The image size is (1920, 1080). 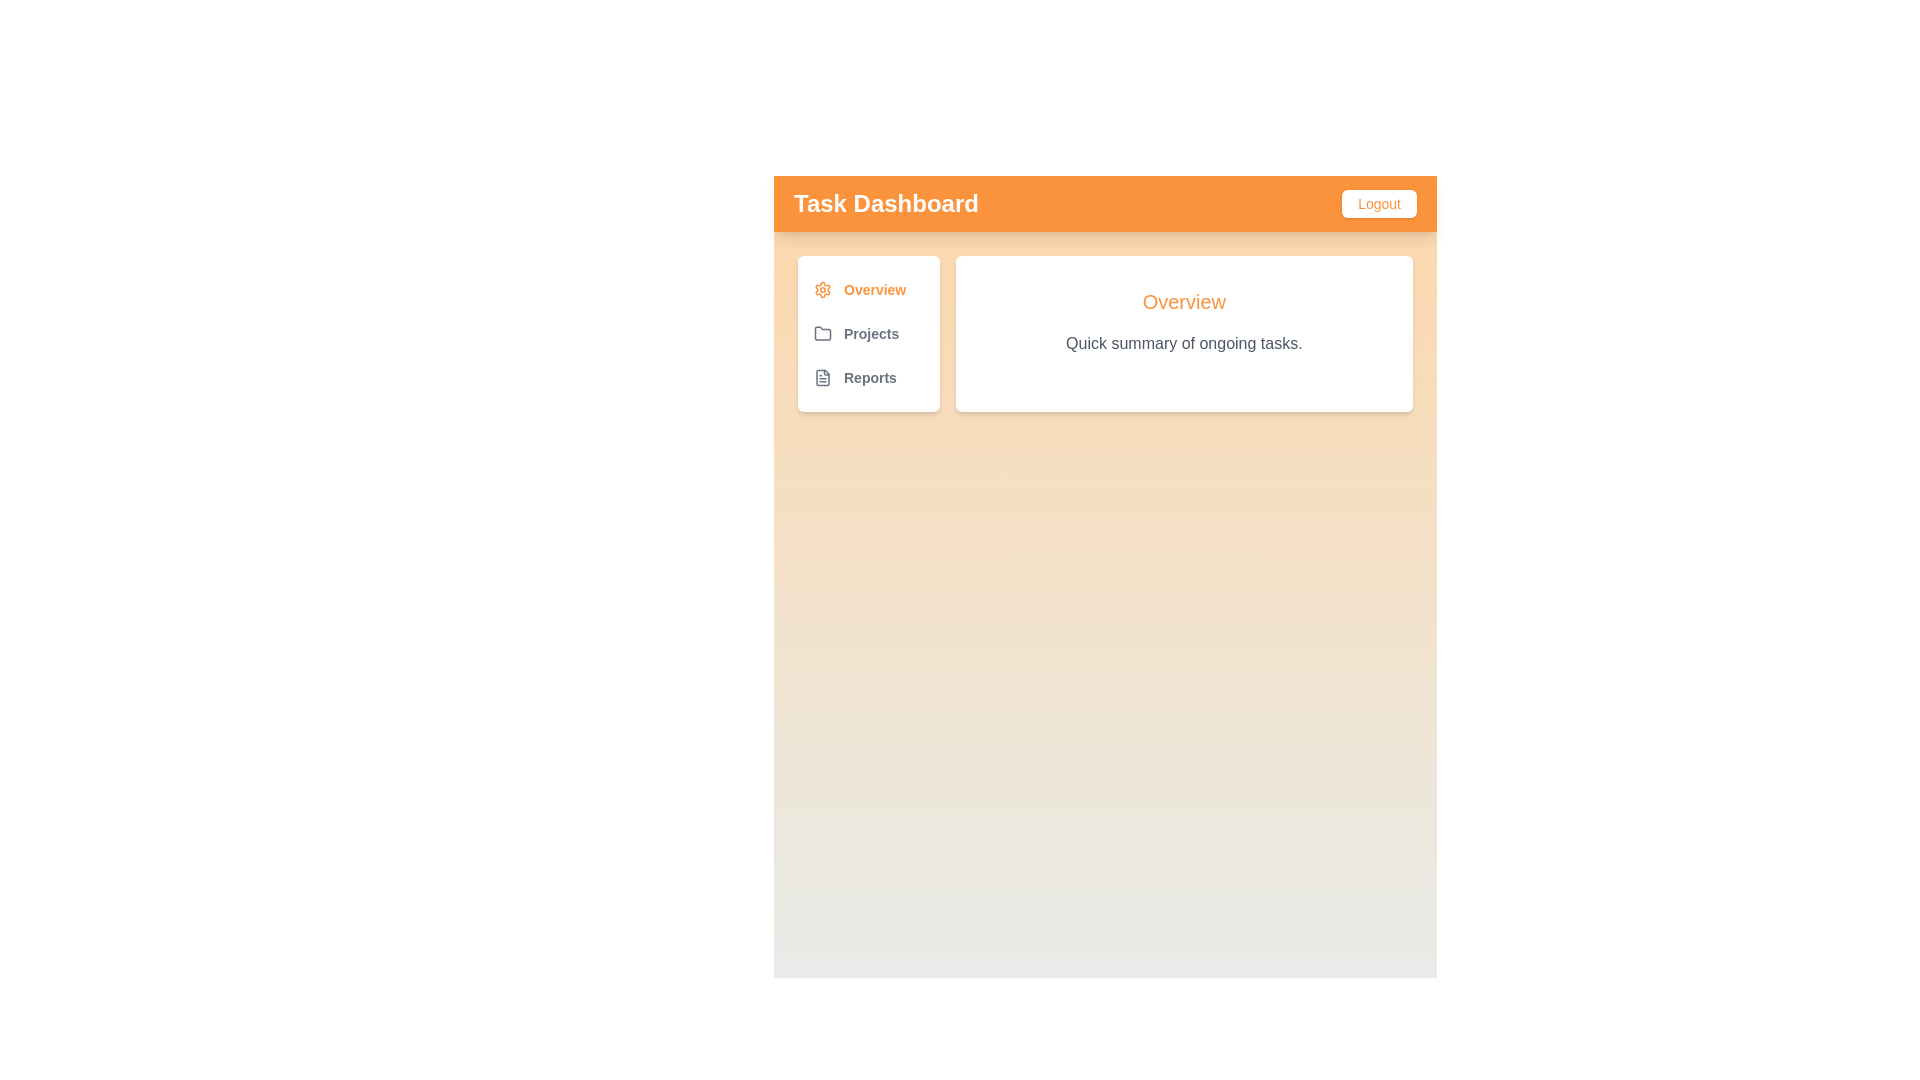 What do you see at coordinates (822, 289) in the screenshot?
I see `the gear-like icon located in the 'Overview' section of the left navigation bar` at bounding box center [822, 289].